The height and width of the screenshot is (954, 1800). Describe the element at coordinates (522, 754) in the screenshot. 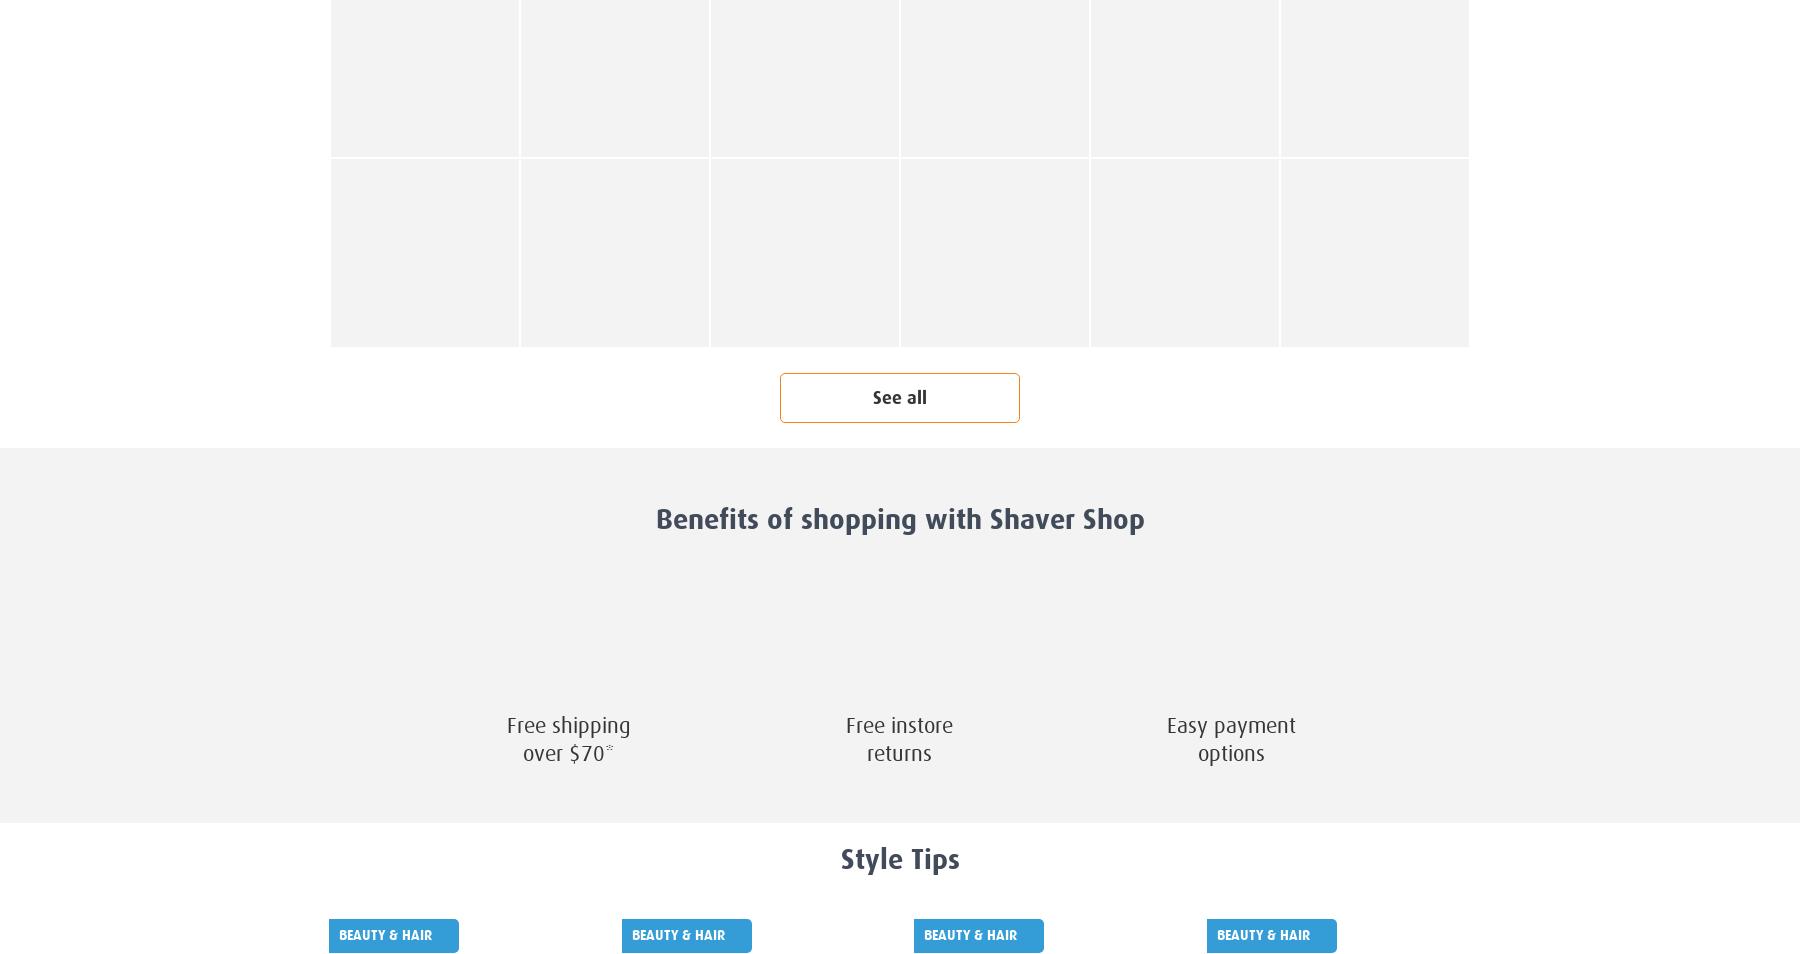

I see `'over $70*'` at that location.